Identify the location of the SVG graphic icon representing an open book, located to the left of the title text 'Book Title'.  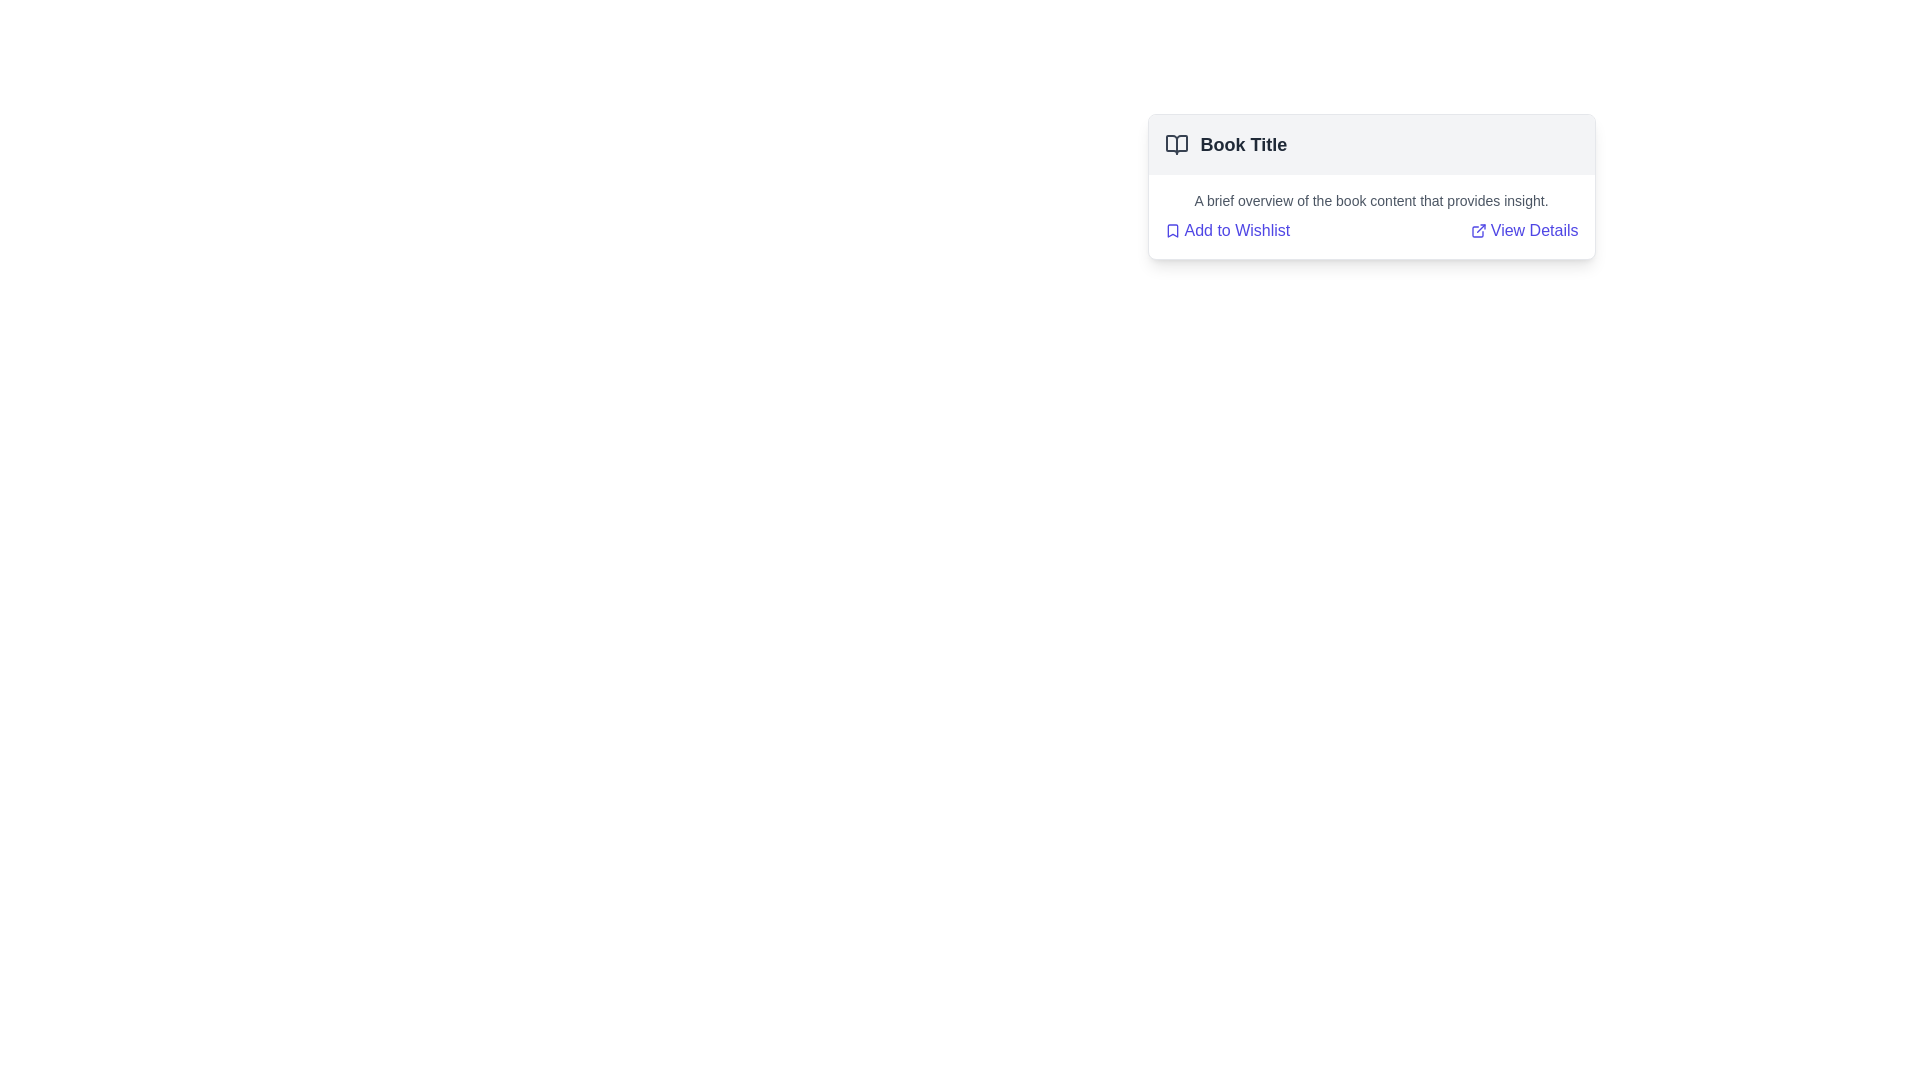
(1176, 144).